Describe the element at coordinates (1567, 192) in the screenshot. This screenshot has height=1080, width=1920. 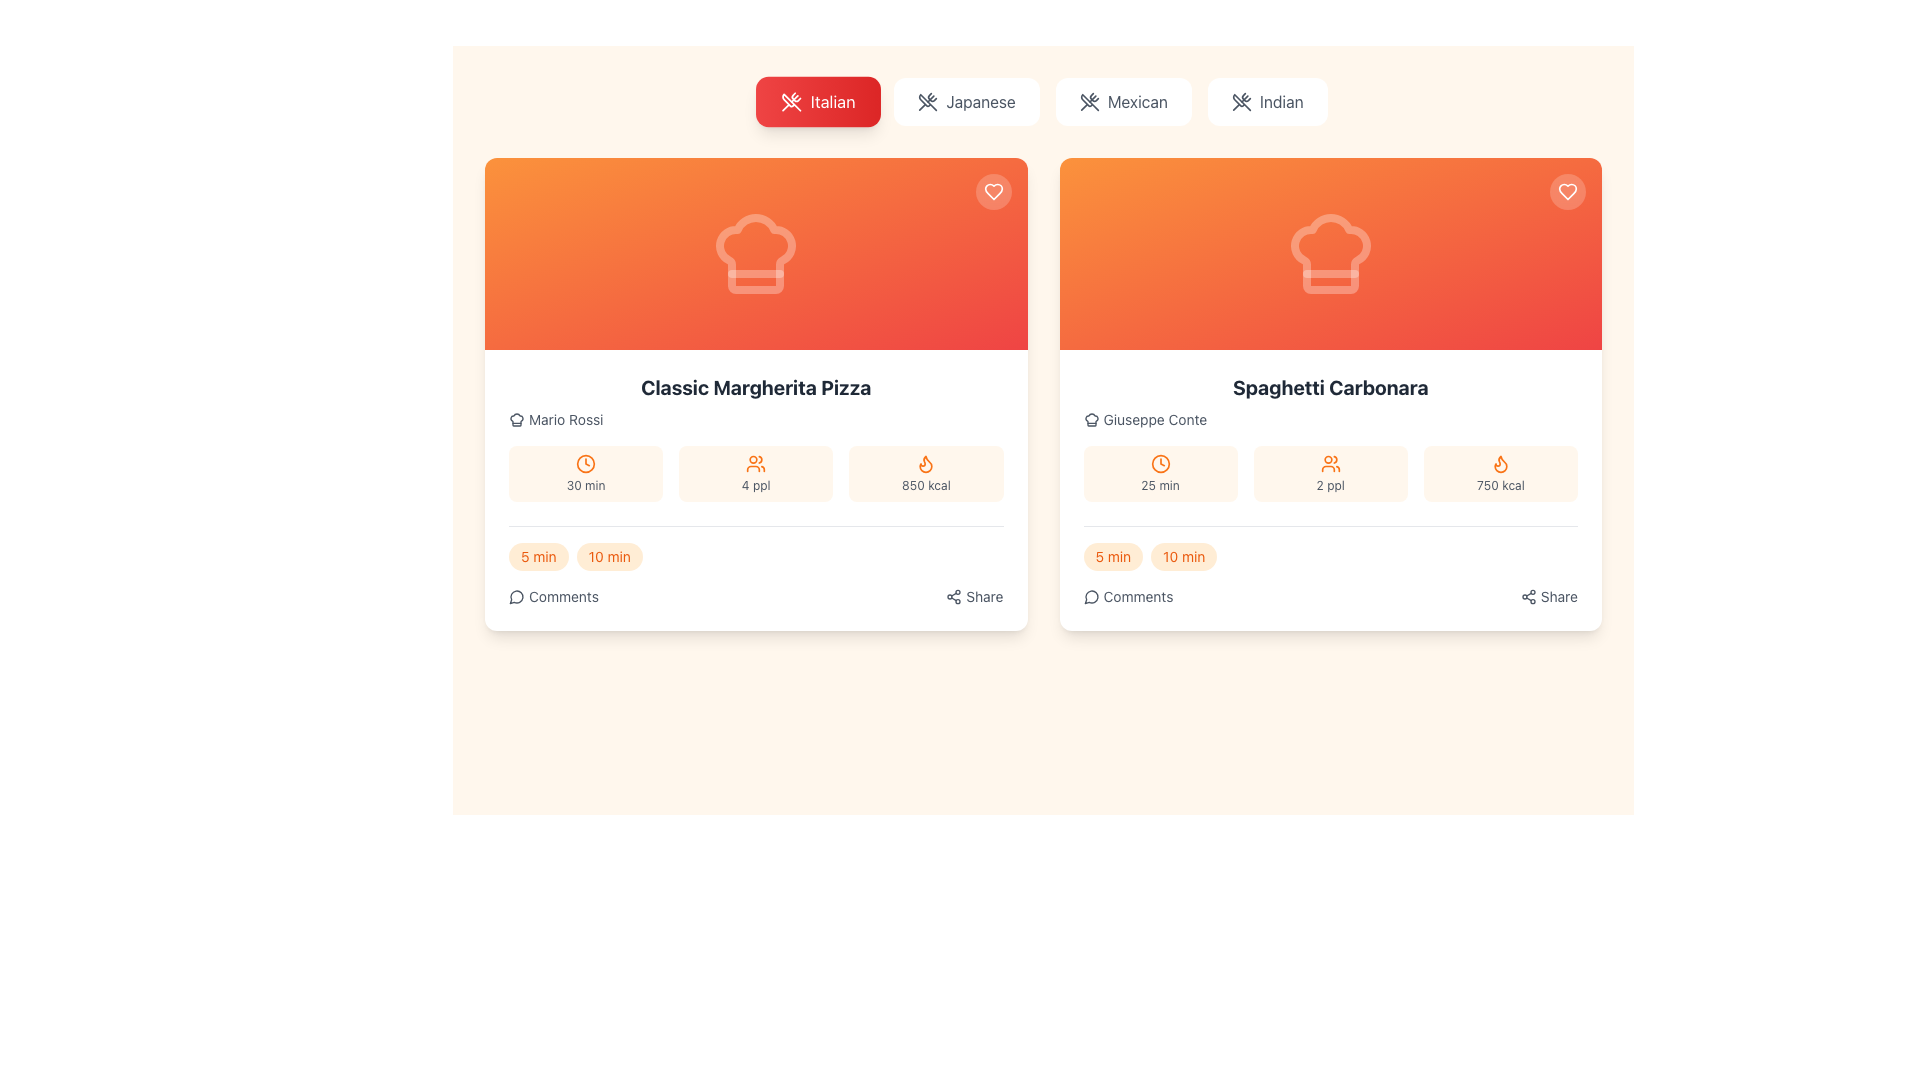
I see `the favorite button located in the top-right corner of the 'Spaghetti Carbonara' card` at that location.